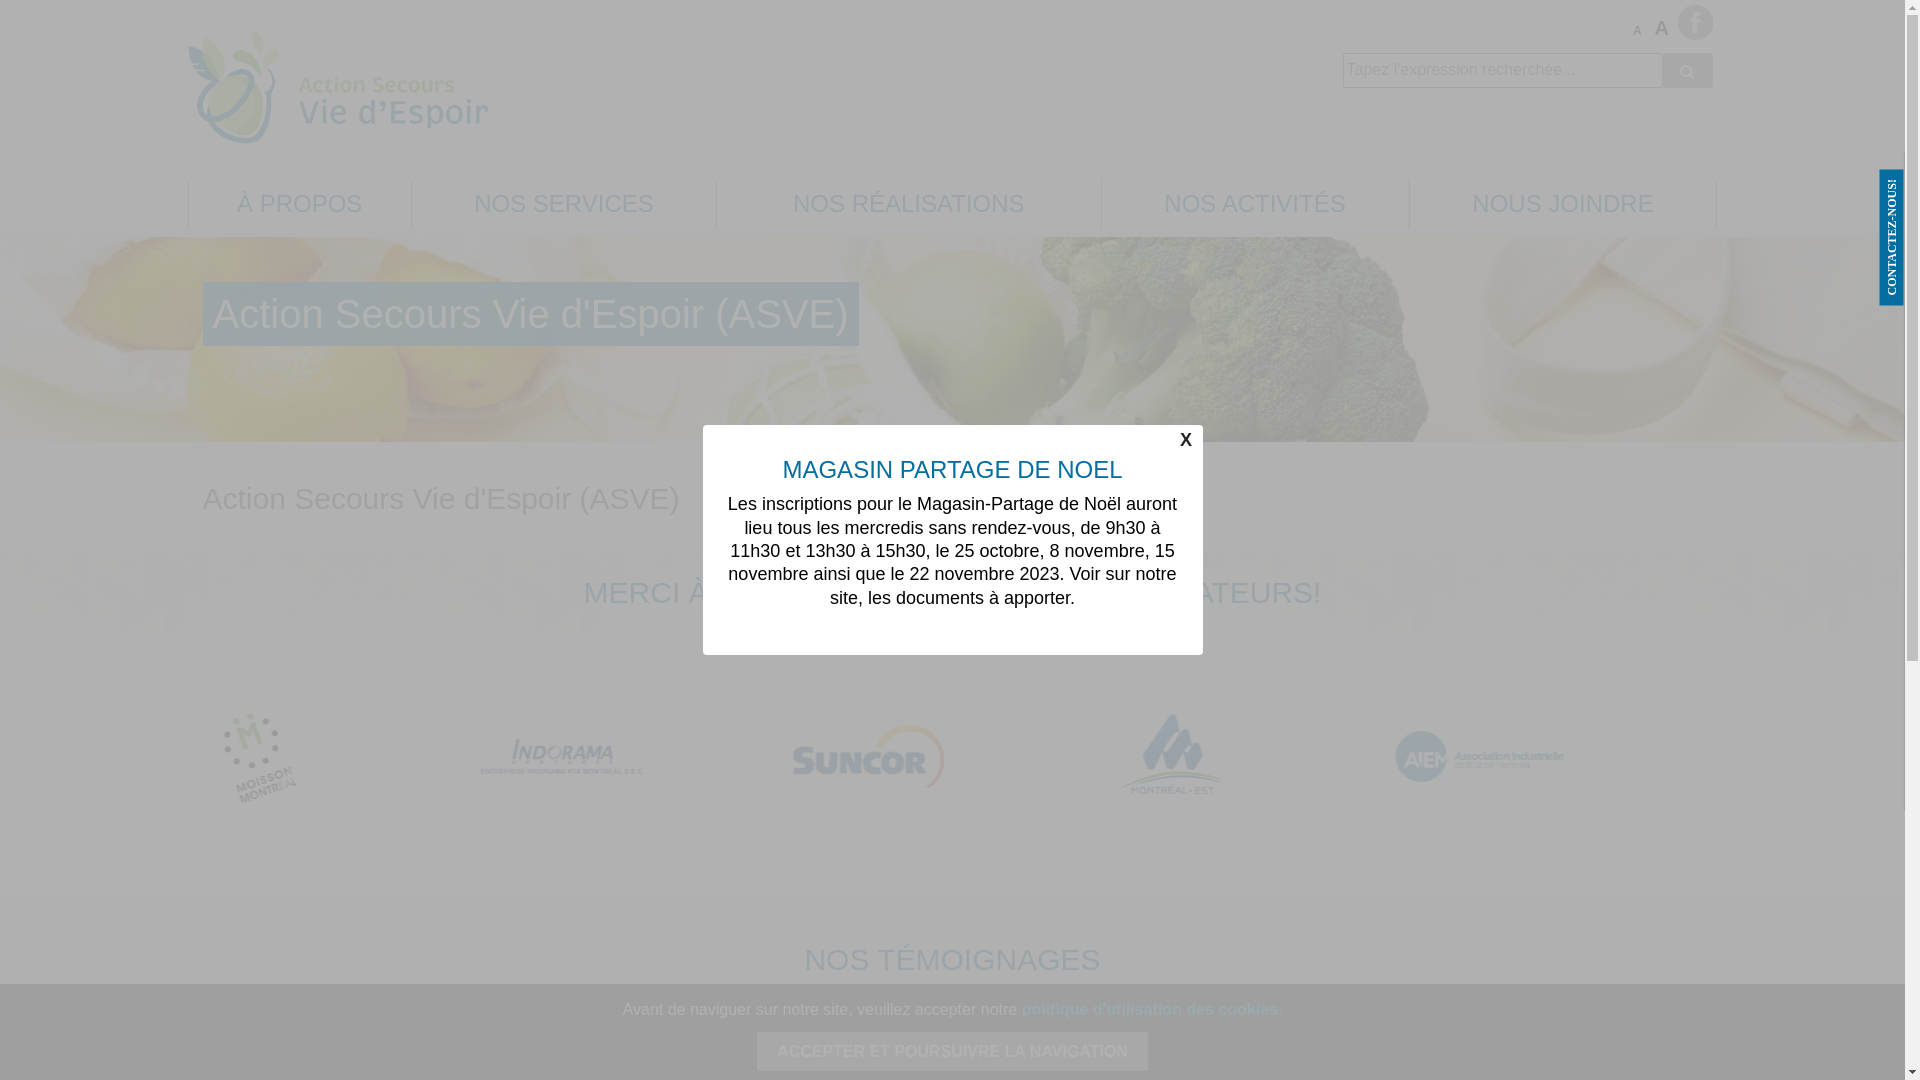  What do you see at coordinates (1562, 203) in the screenshot?
I see `'NOUS JOINDRE'` at bounding box center [1562, 203].